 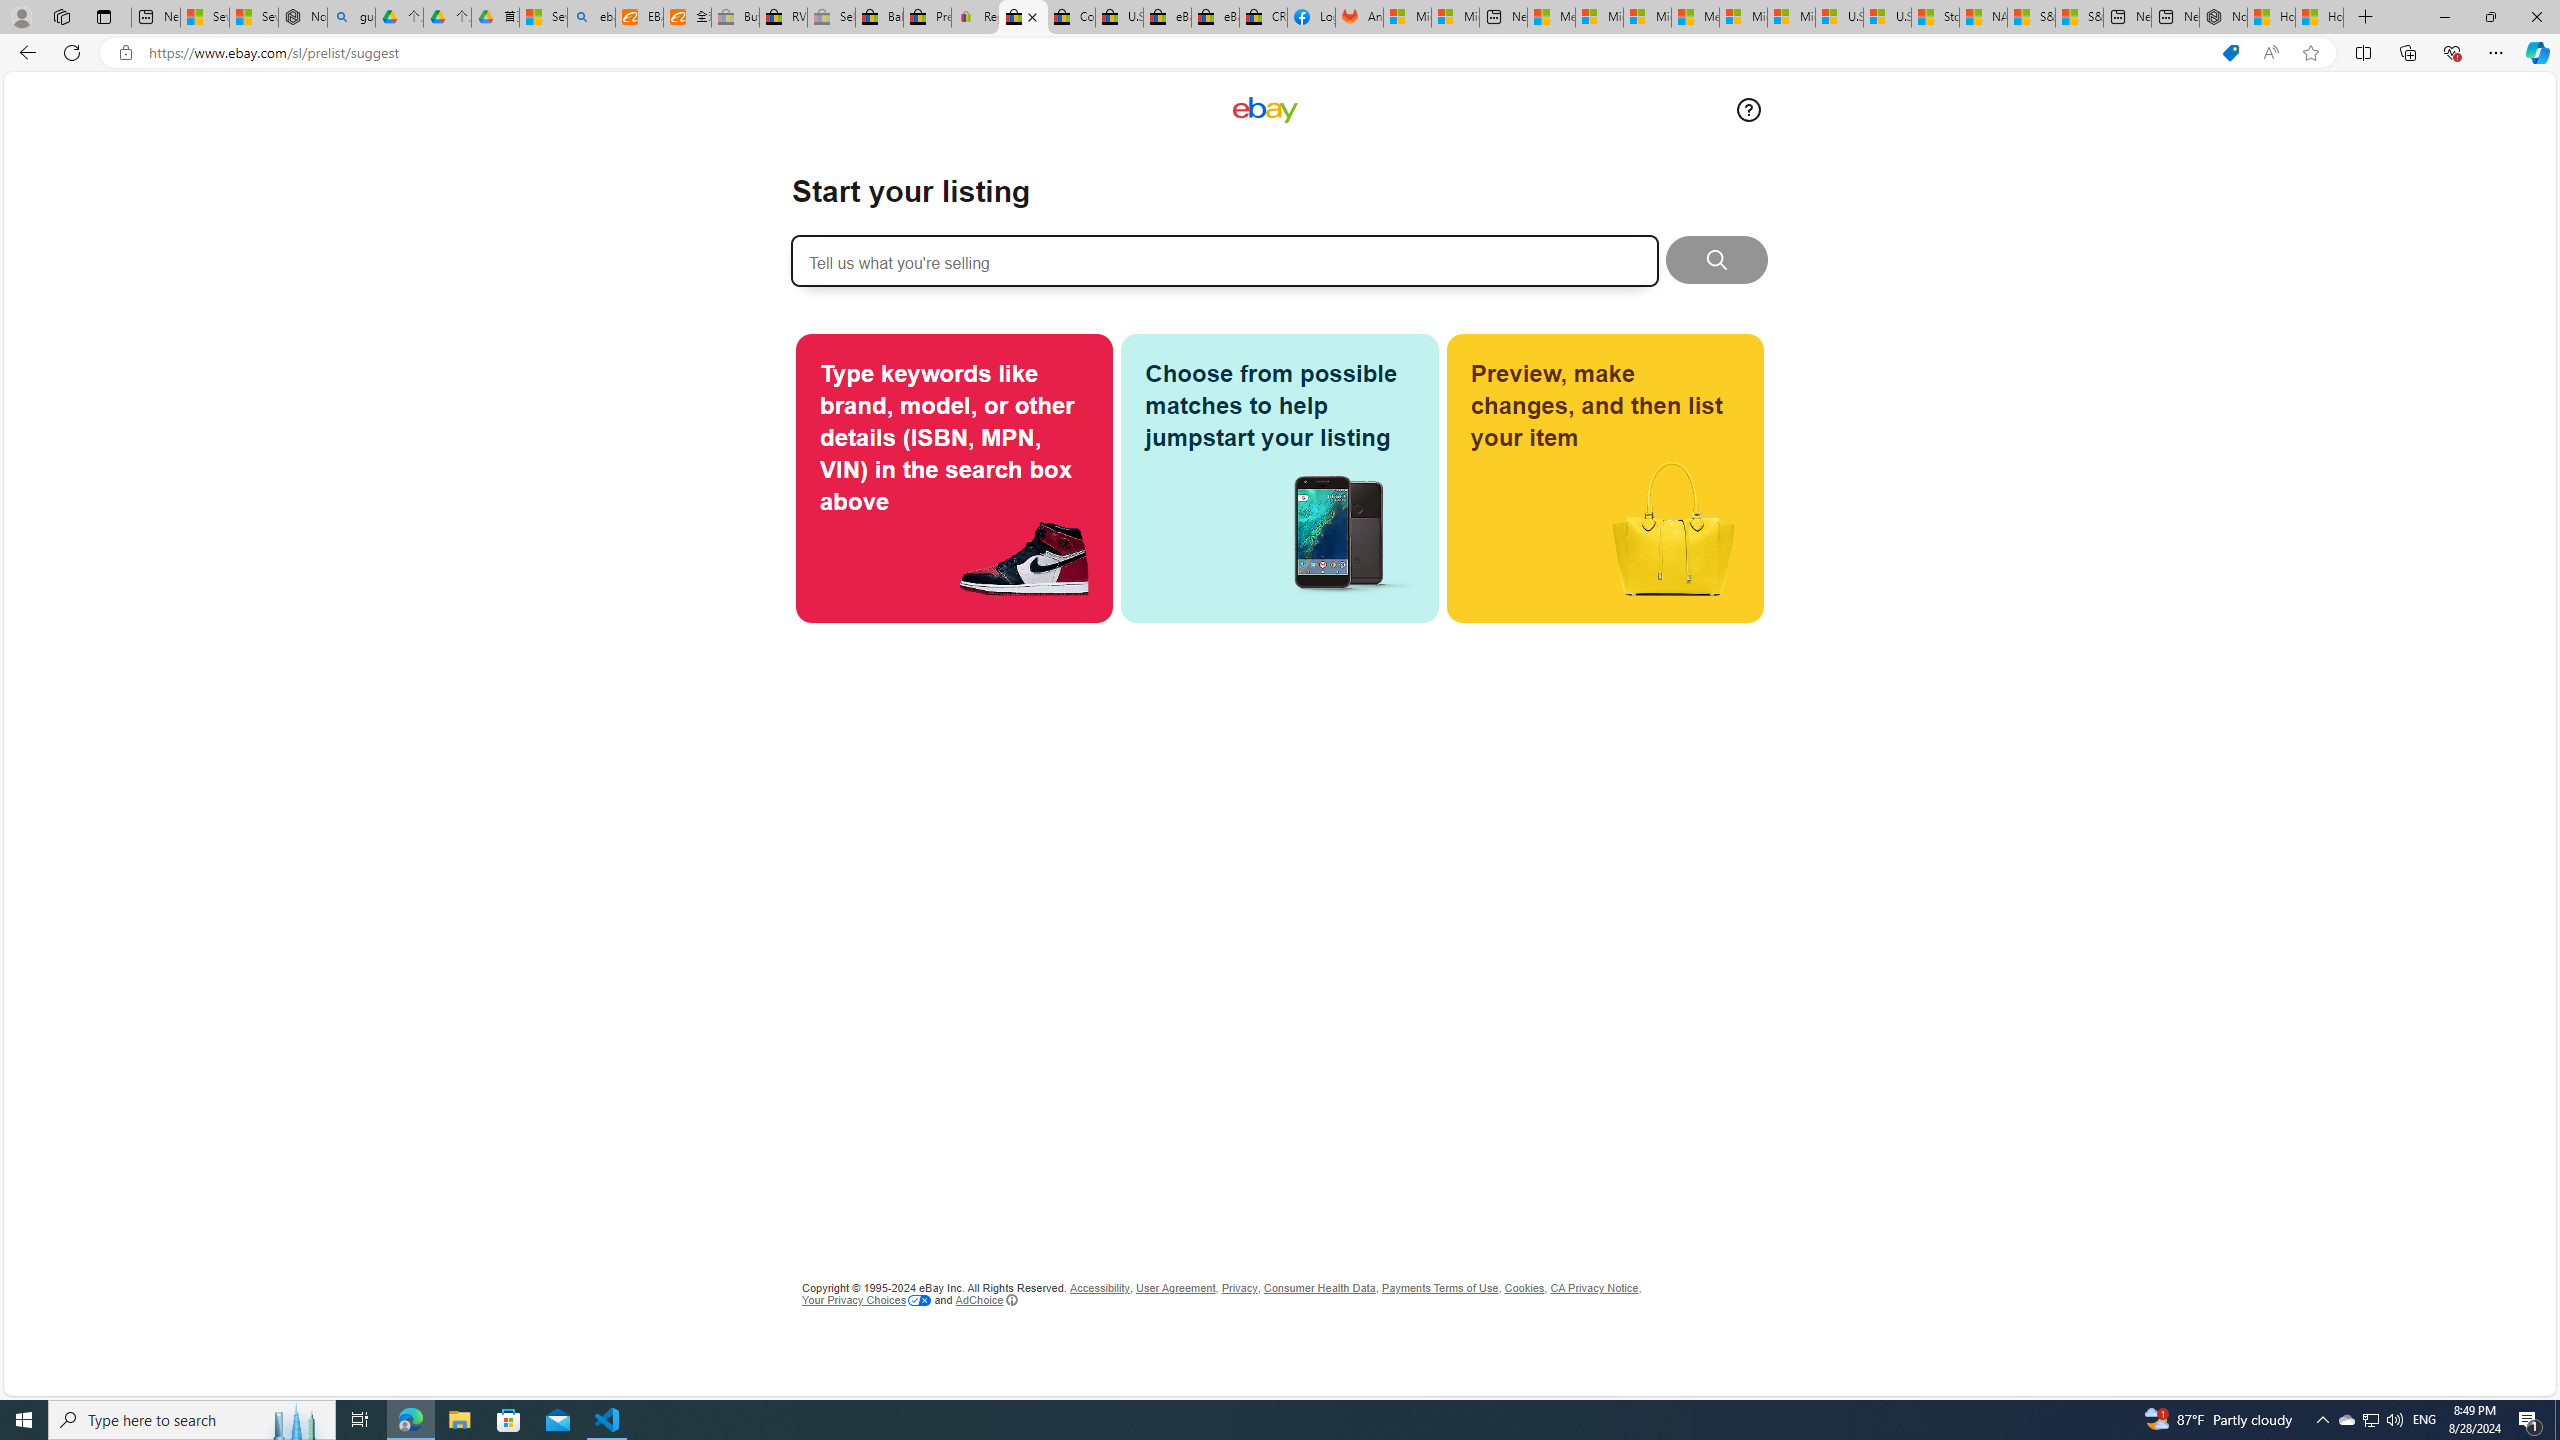 I want to click on 'Privacy', so click(x=1239, y=1287).